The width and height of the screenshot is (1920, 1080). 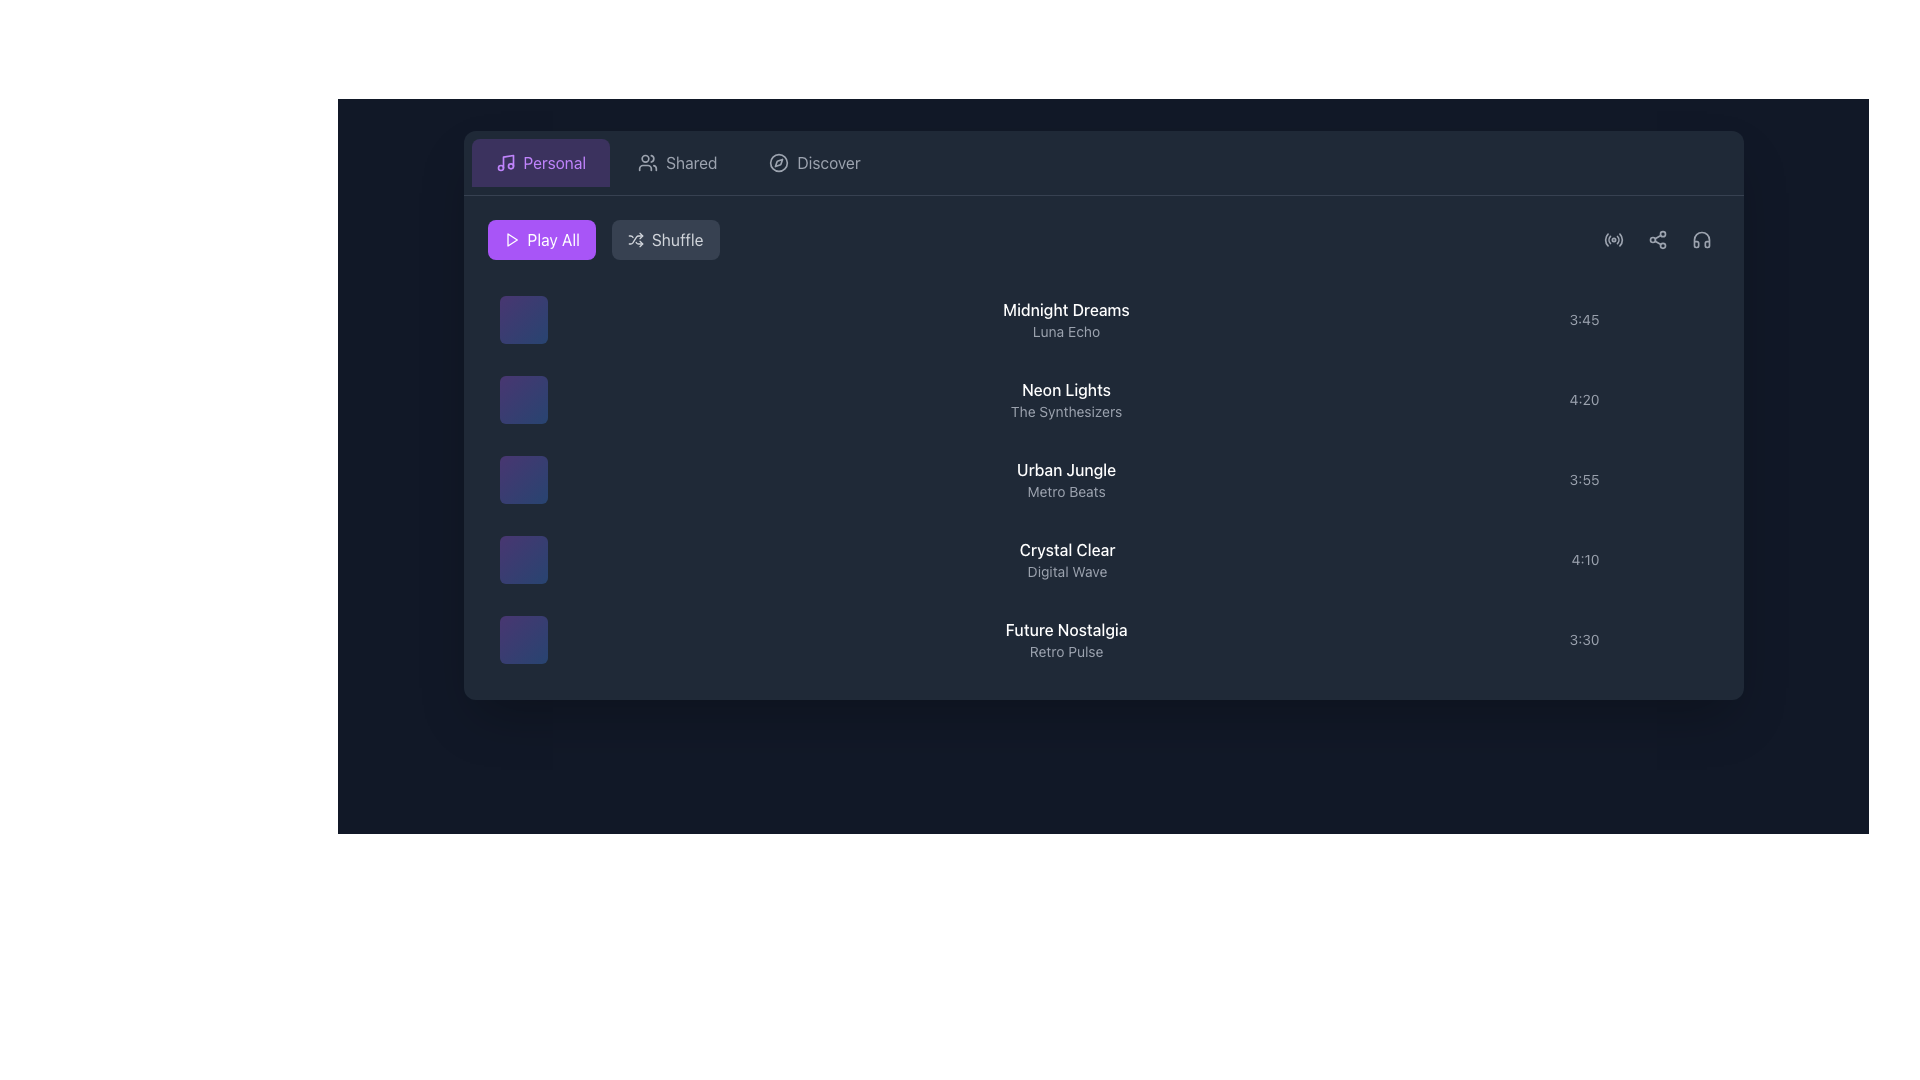 What do you see at coordinates (512, 238) in the screenshot?
I see `the triangular 'Play' icon within the purple 'Play All' button to initiate the play-all functionality` at bounding box center [512, 238].